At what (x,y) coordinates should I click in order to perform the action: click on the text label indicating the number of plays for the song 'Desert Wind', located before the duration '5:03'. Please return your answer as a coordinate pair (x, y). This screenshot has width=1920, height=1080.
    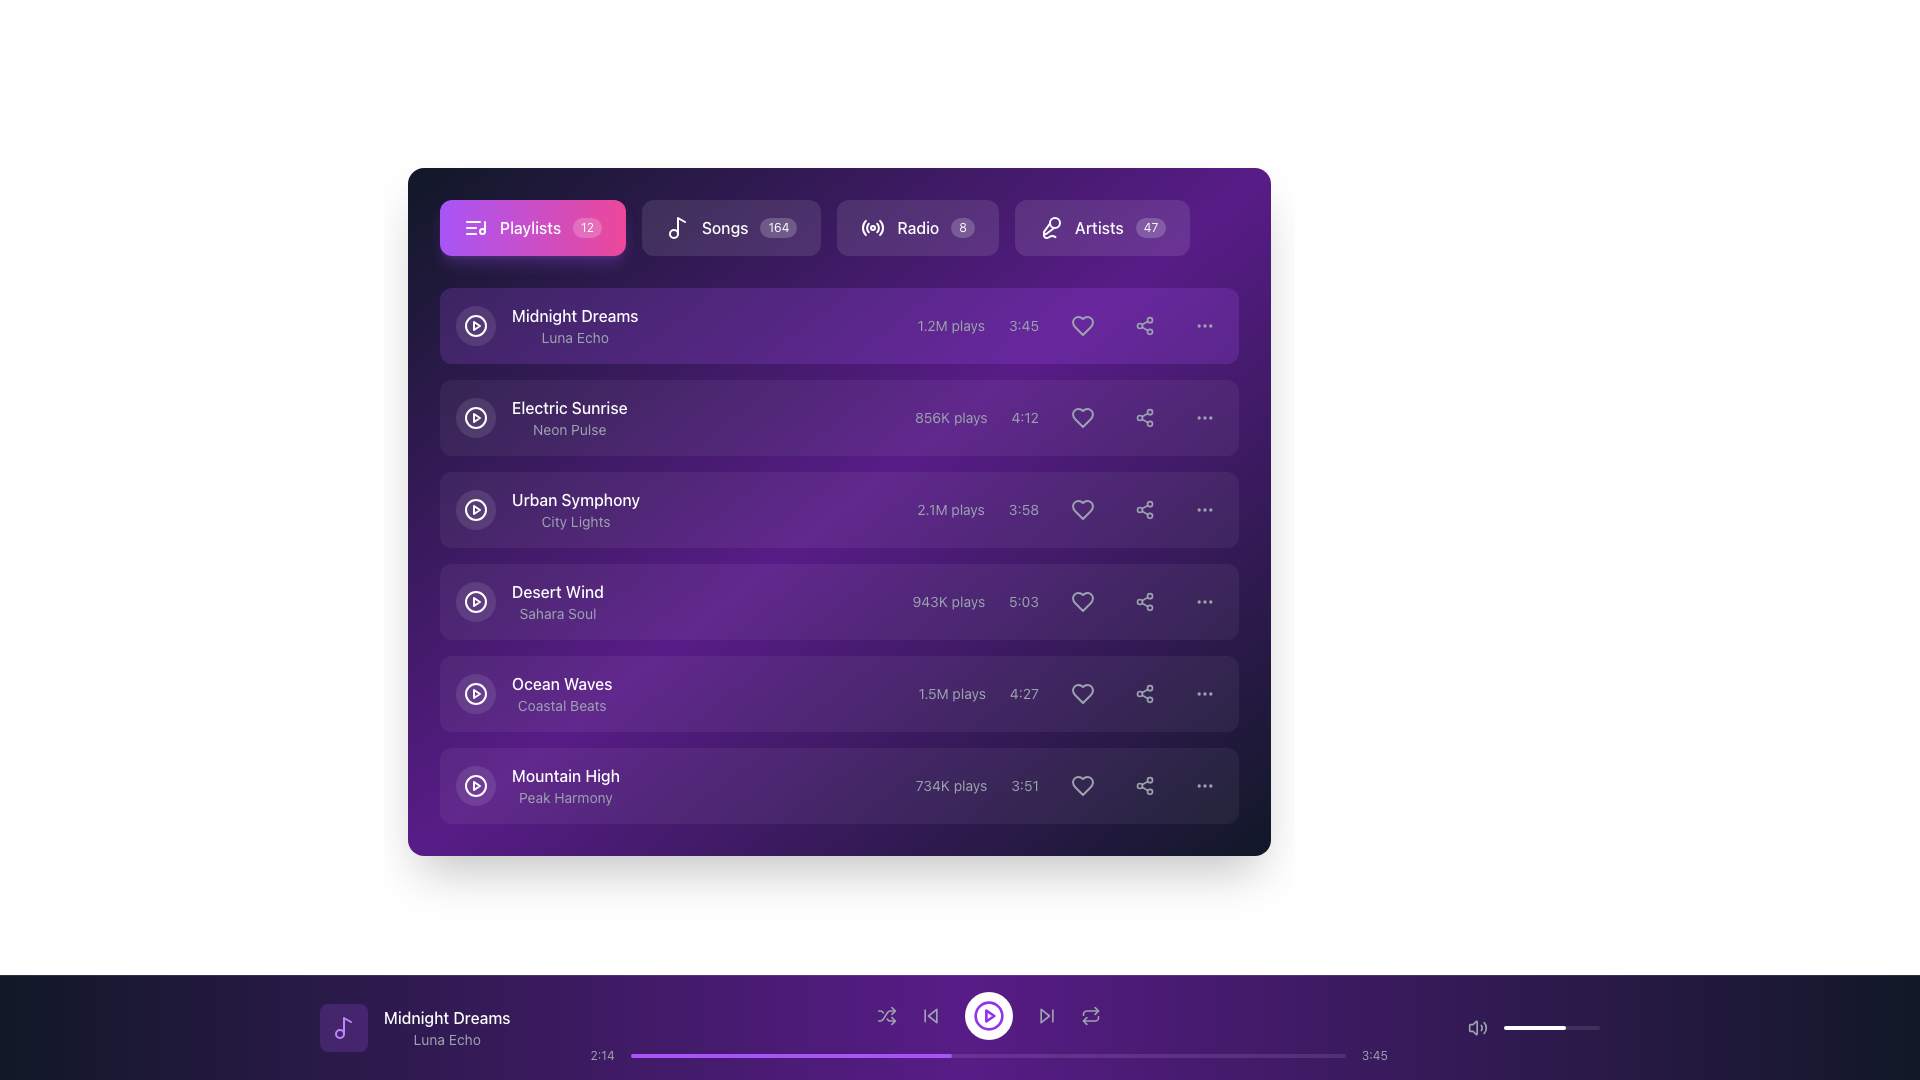
    Looking at the image, I should click on (947, 600).